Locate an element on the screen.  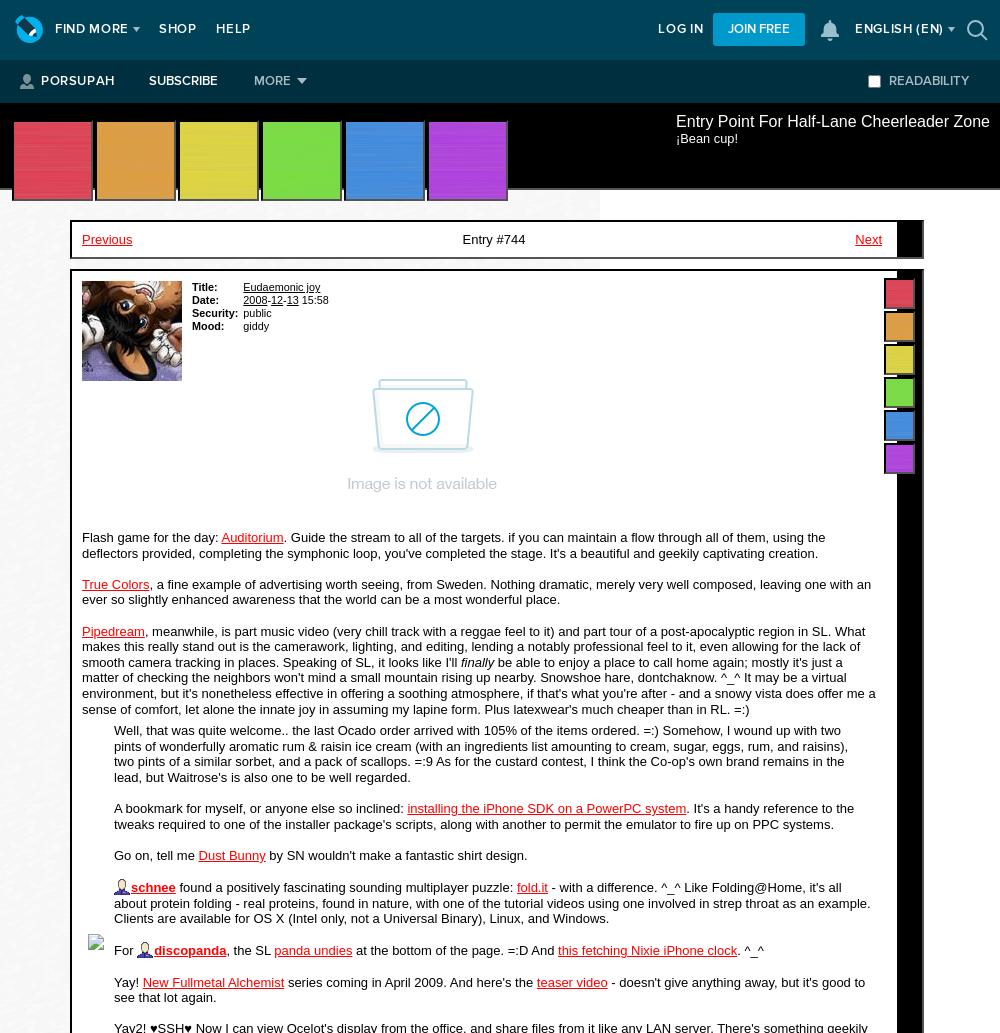
'More' is located at coordinates (272, 81).